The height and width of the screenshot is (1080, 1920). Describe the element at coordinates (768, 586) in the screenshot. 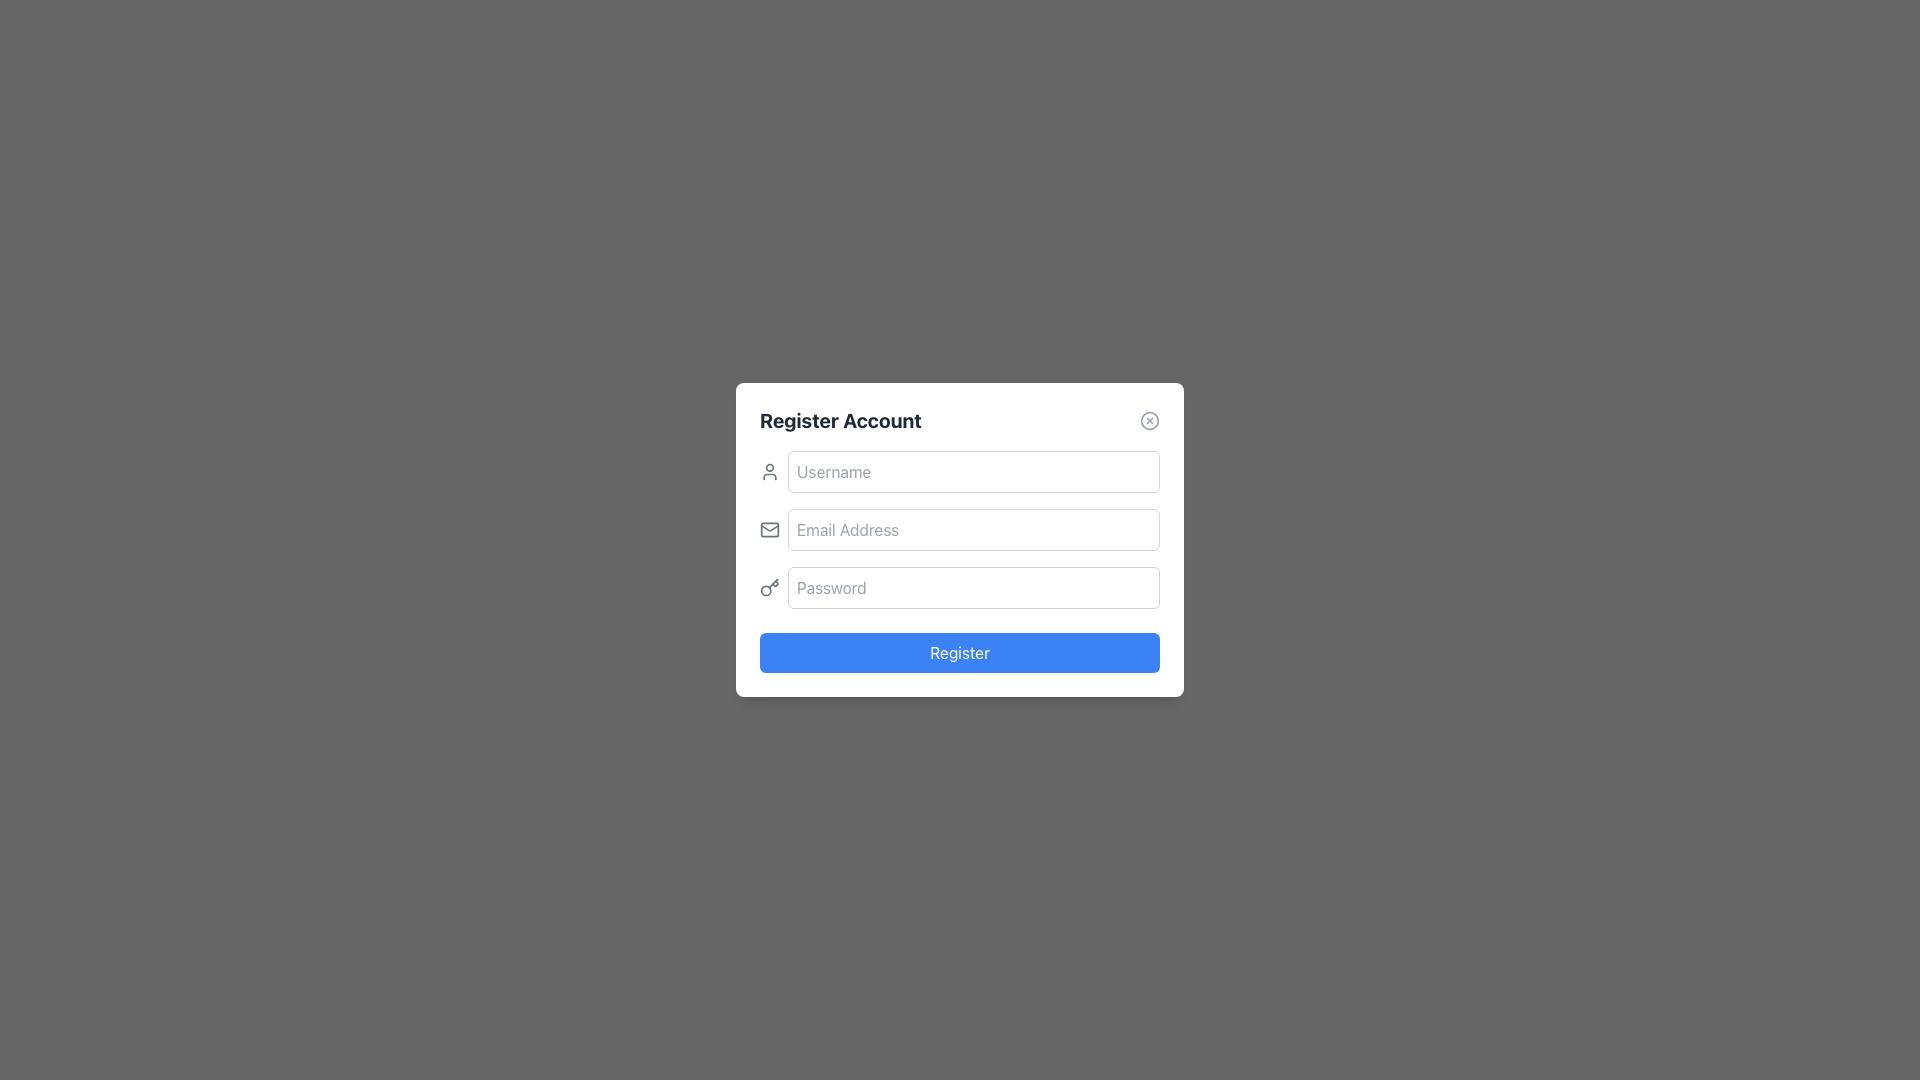

I see `the password icon located to the left of the password input field, which serves as a visual indicator for secure password entry` at that location.